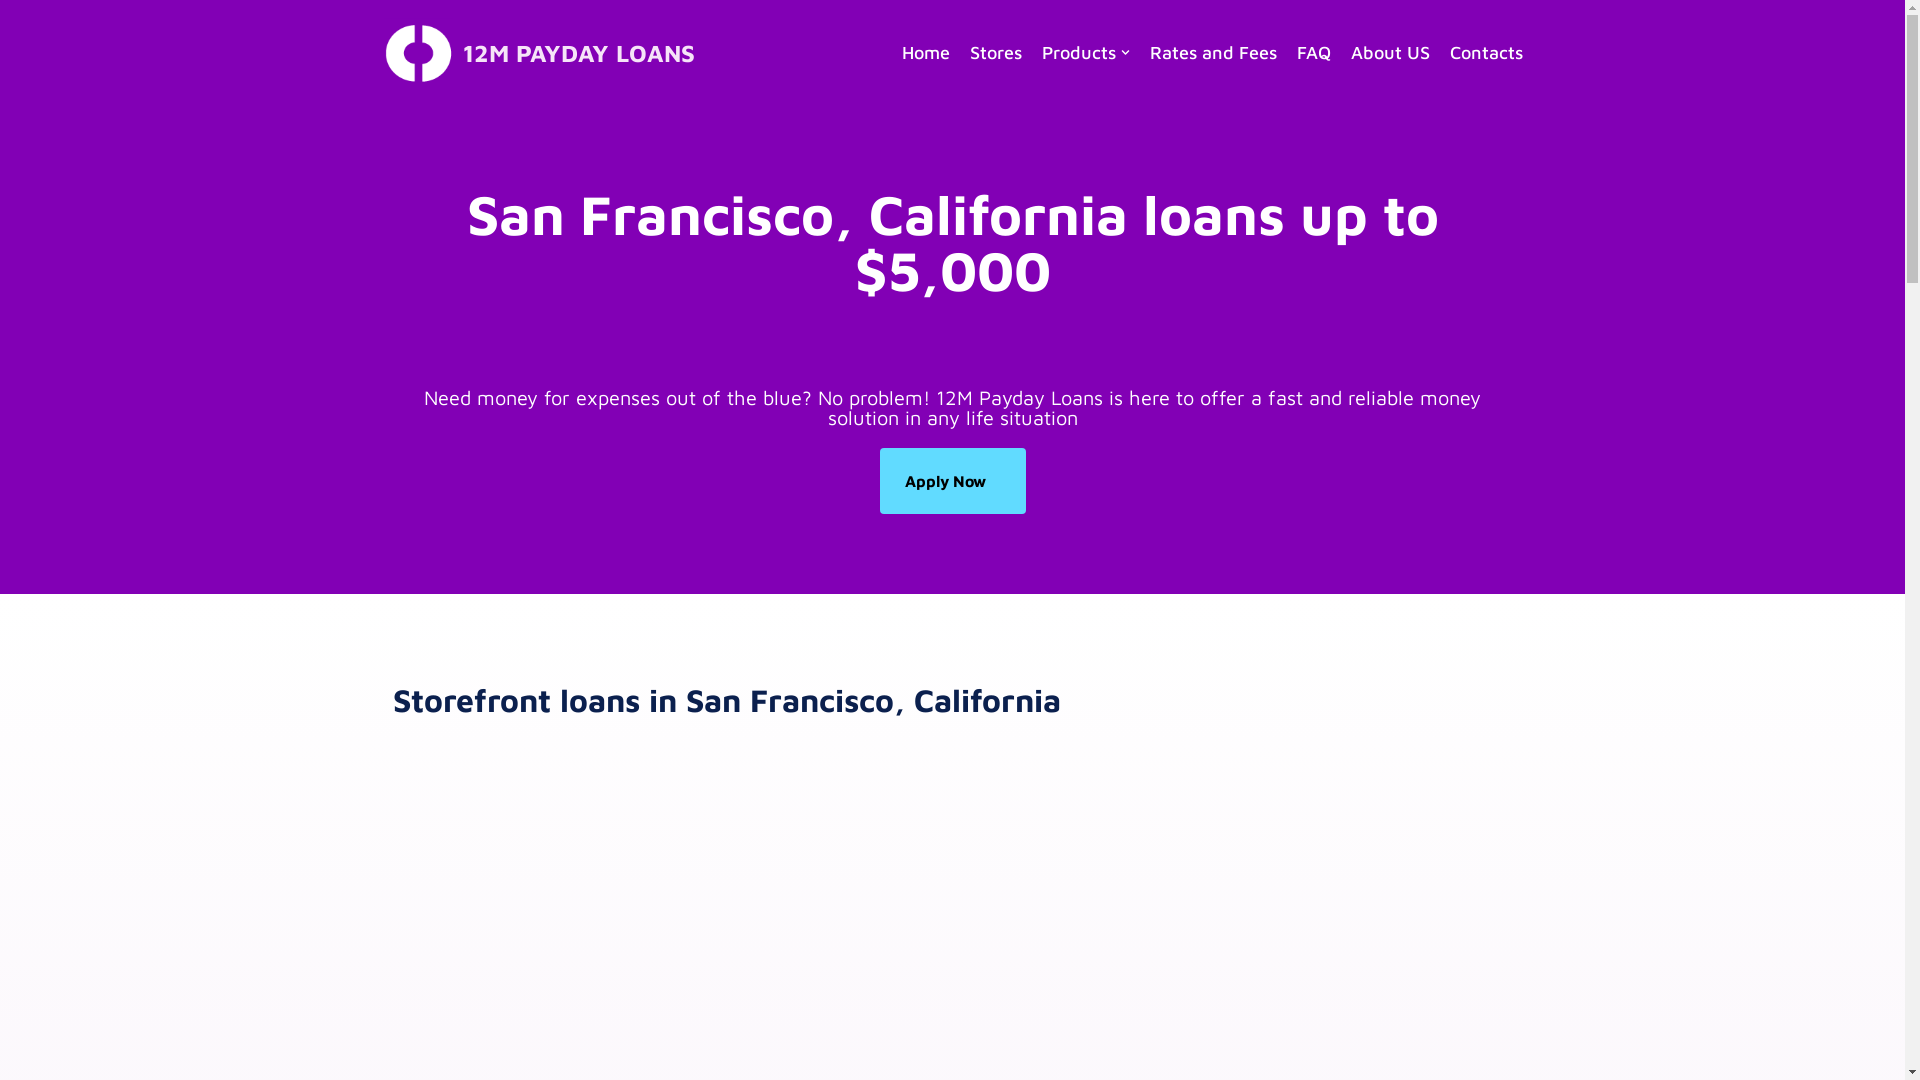  Describe the element at coordinates (925, 52) in the screenshot. I see `'Home'` at that location.